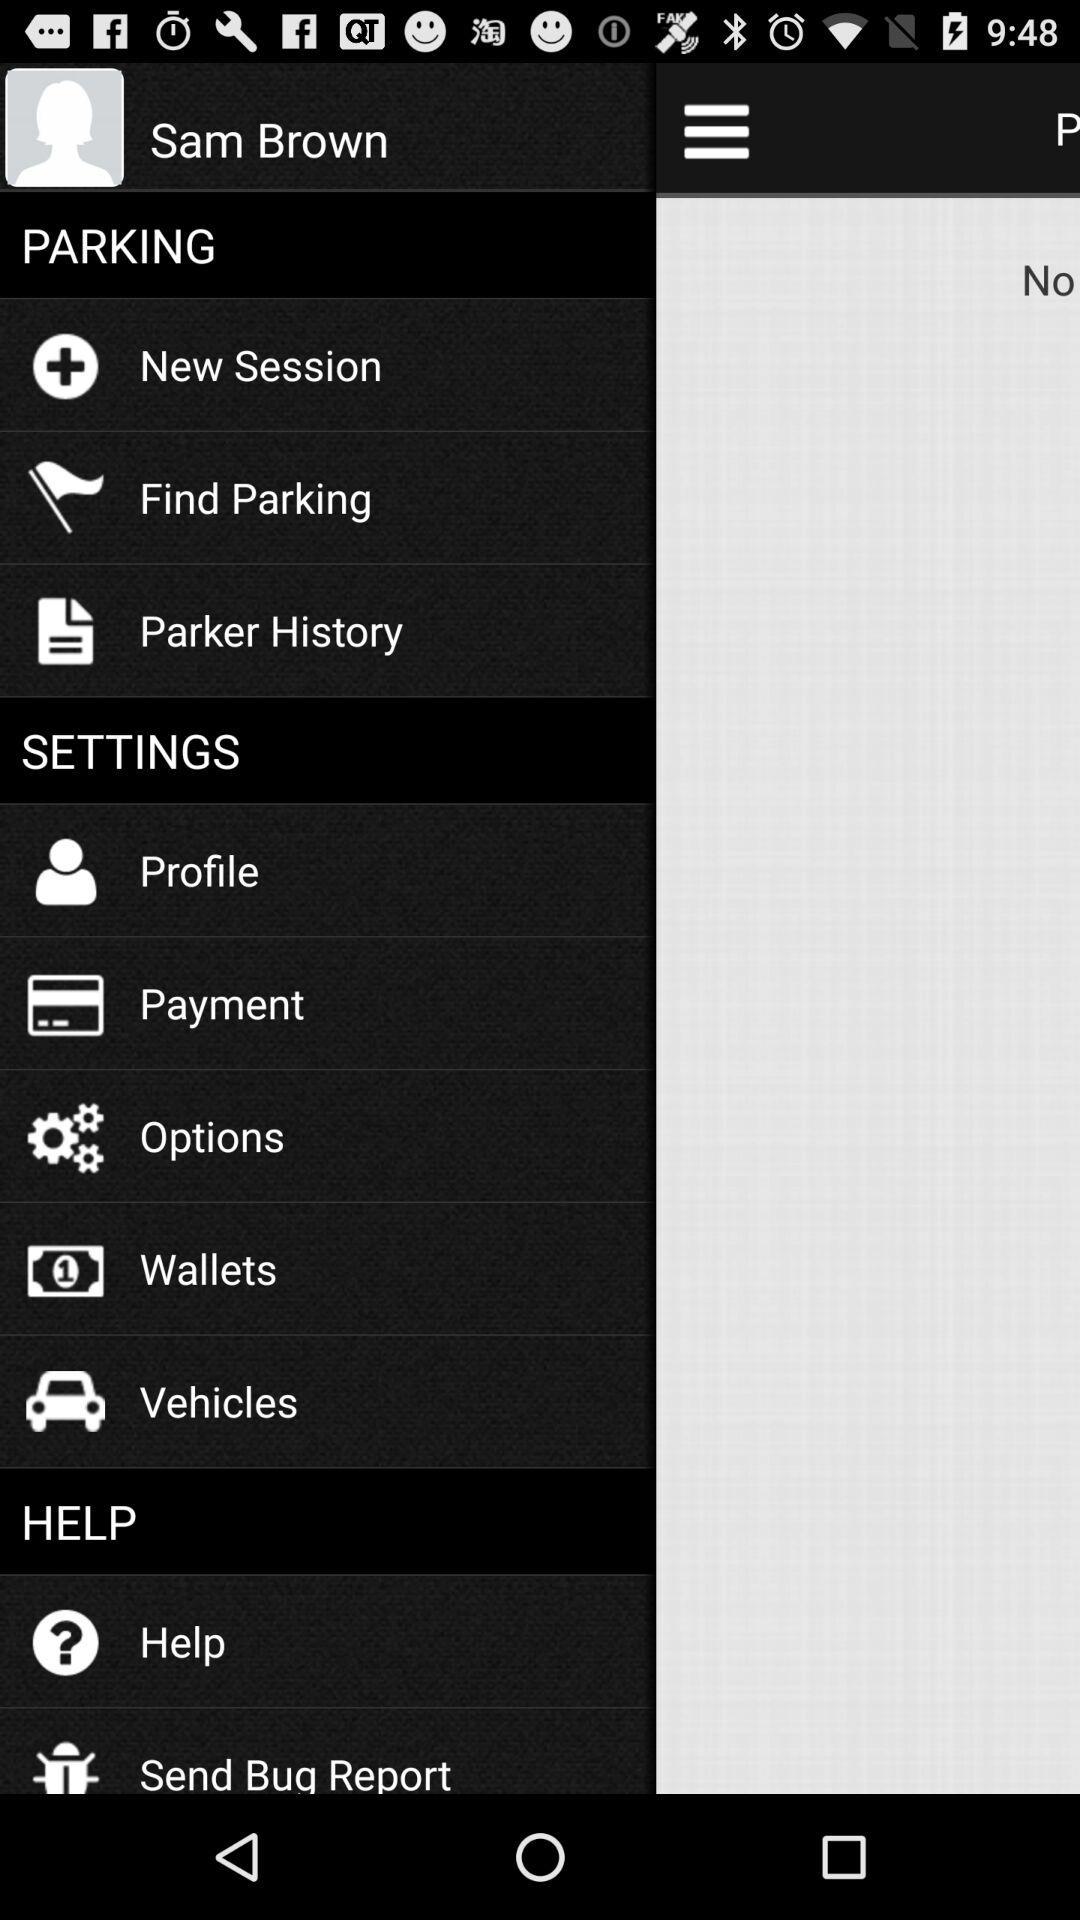  What do you see at coordinates (199, 869) in the screenshot?
I see `the icon below settings item` at bounding box center [199, 869].